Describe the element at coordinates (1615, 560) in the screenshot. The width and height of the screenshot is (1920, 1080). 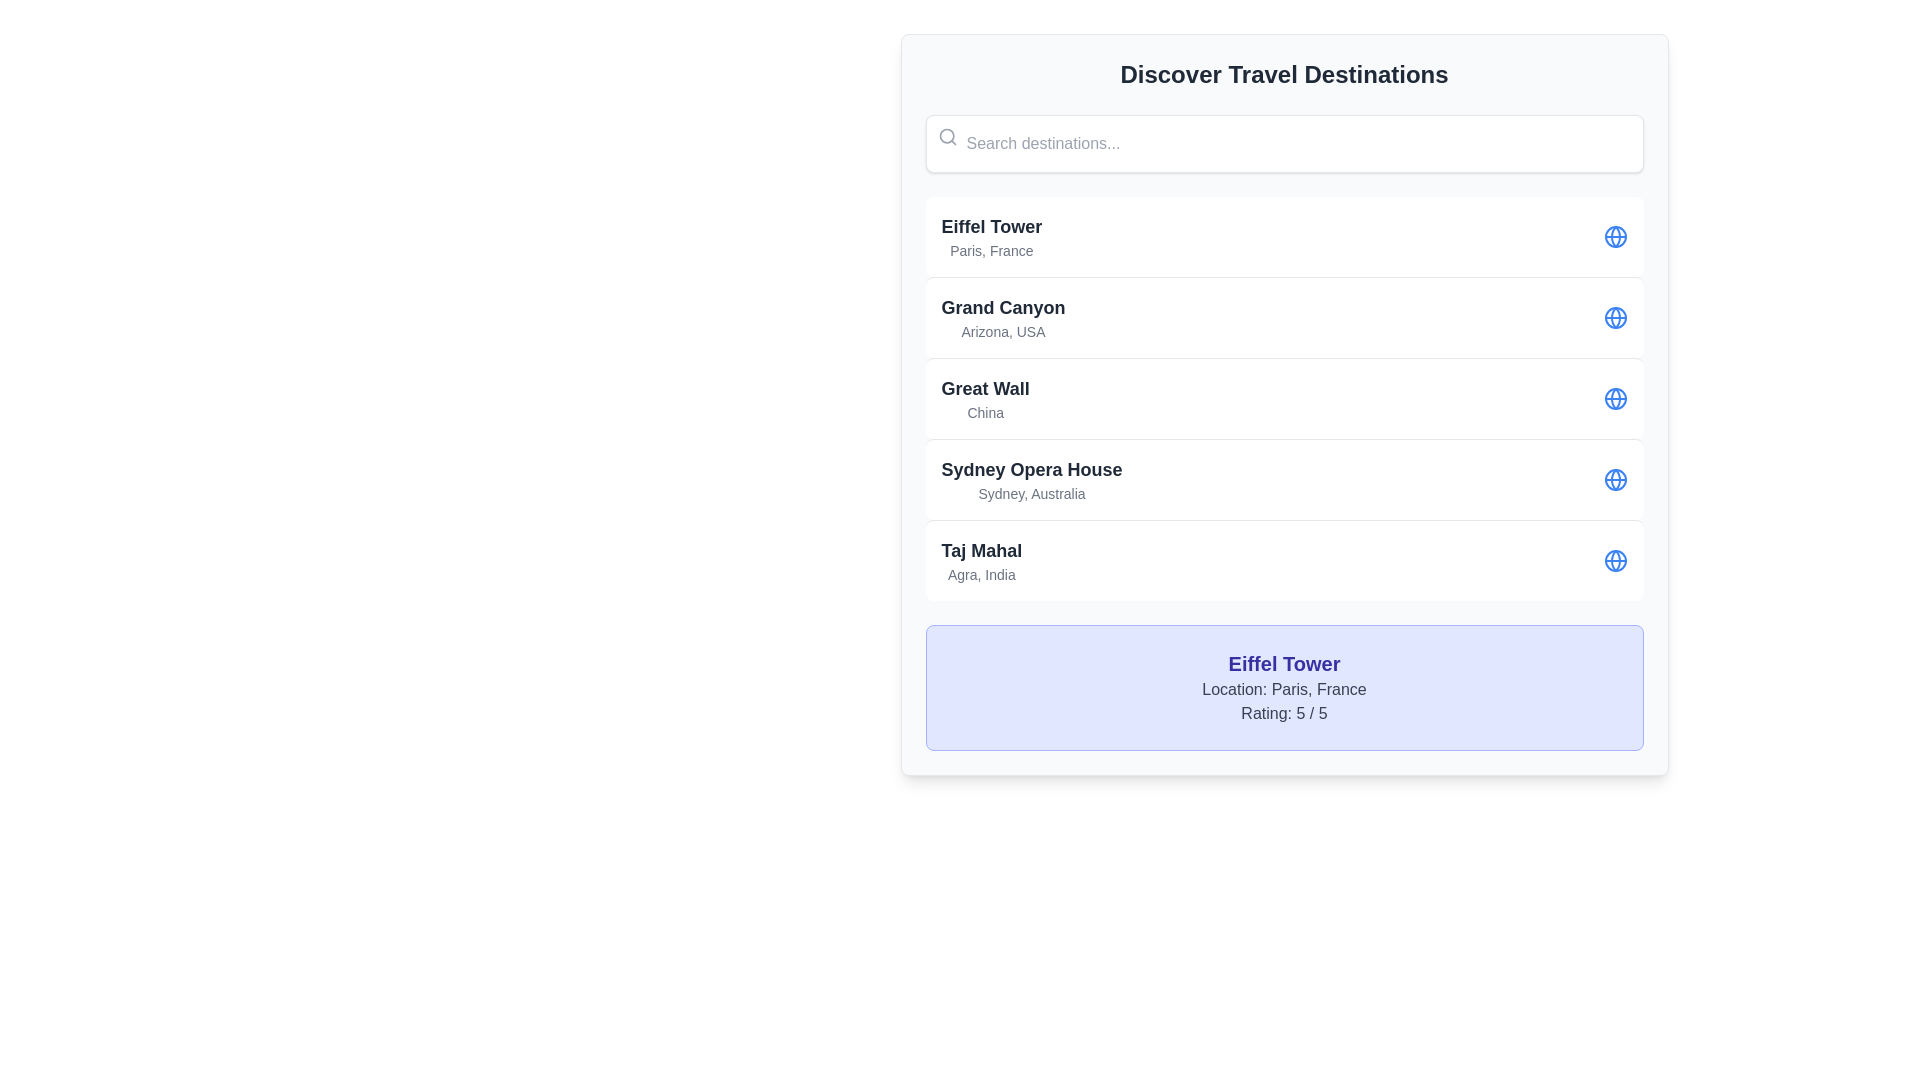
I see `the small circular UI icon with a blue stroke, located within the globe icon to the right of 'Taj Mahal, Agra, India'` at that location.